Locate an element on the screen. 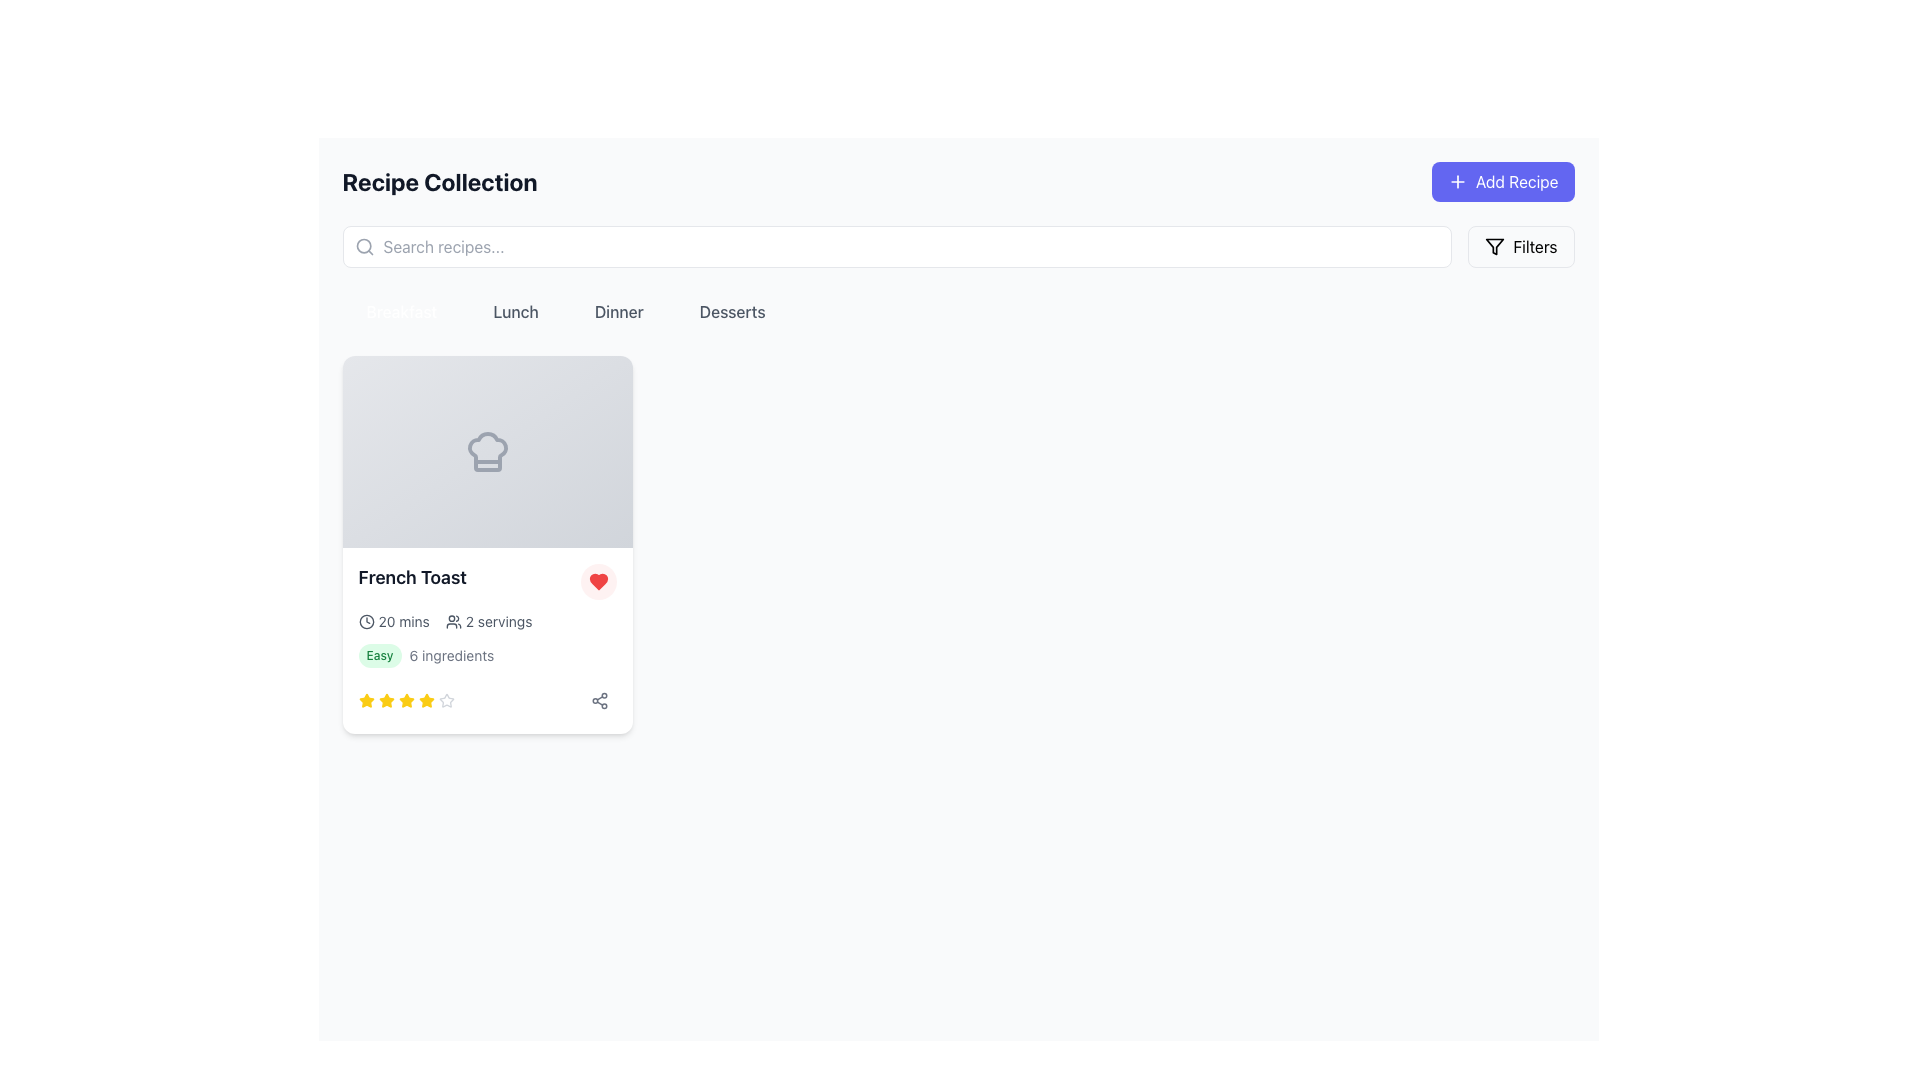 The height and width of the screenshot is (1080, 1920). the third star icon in the five-star rating component of the 'French Toast' recipe to assign a rating is located at coordinates (405, 699).